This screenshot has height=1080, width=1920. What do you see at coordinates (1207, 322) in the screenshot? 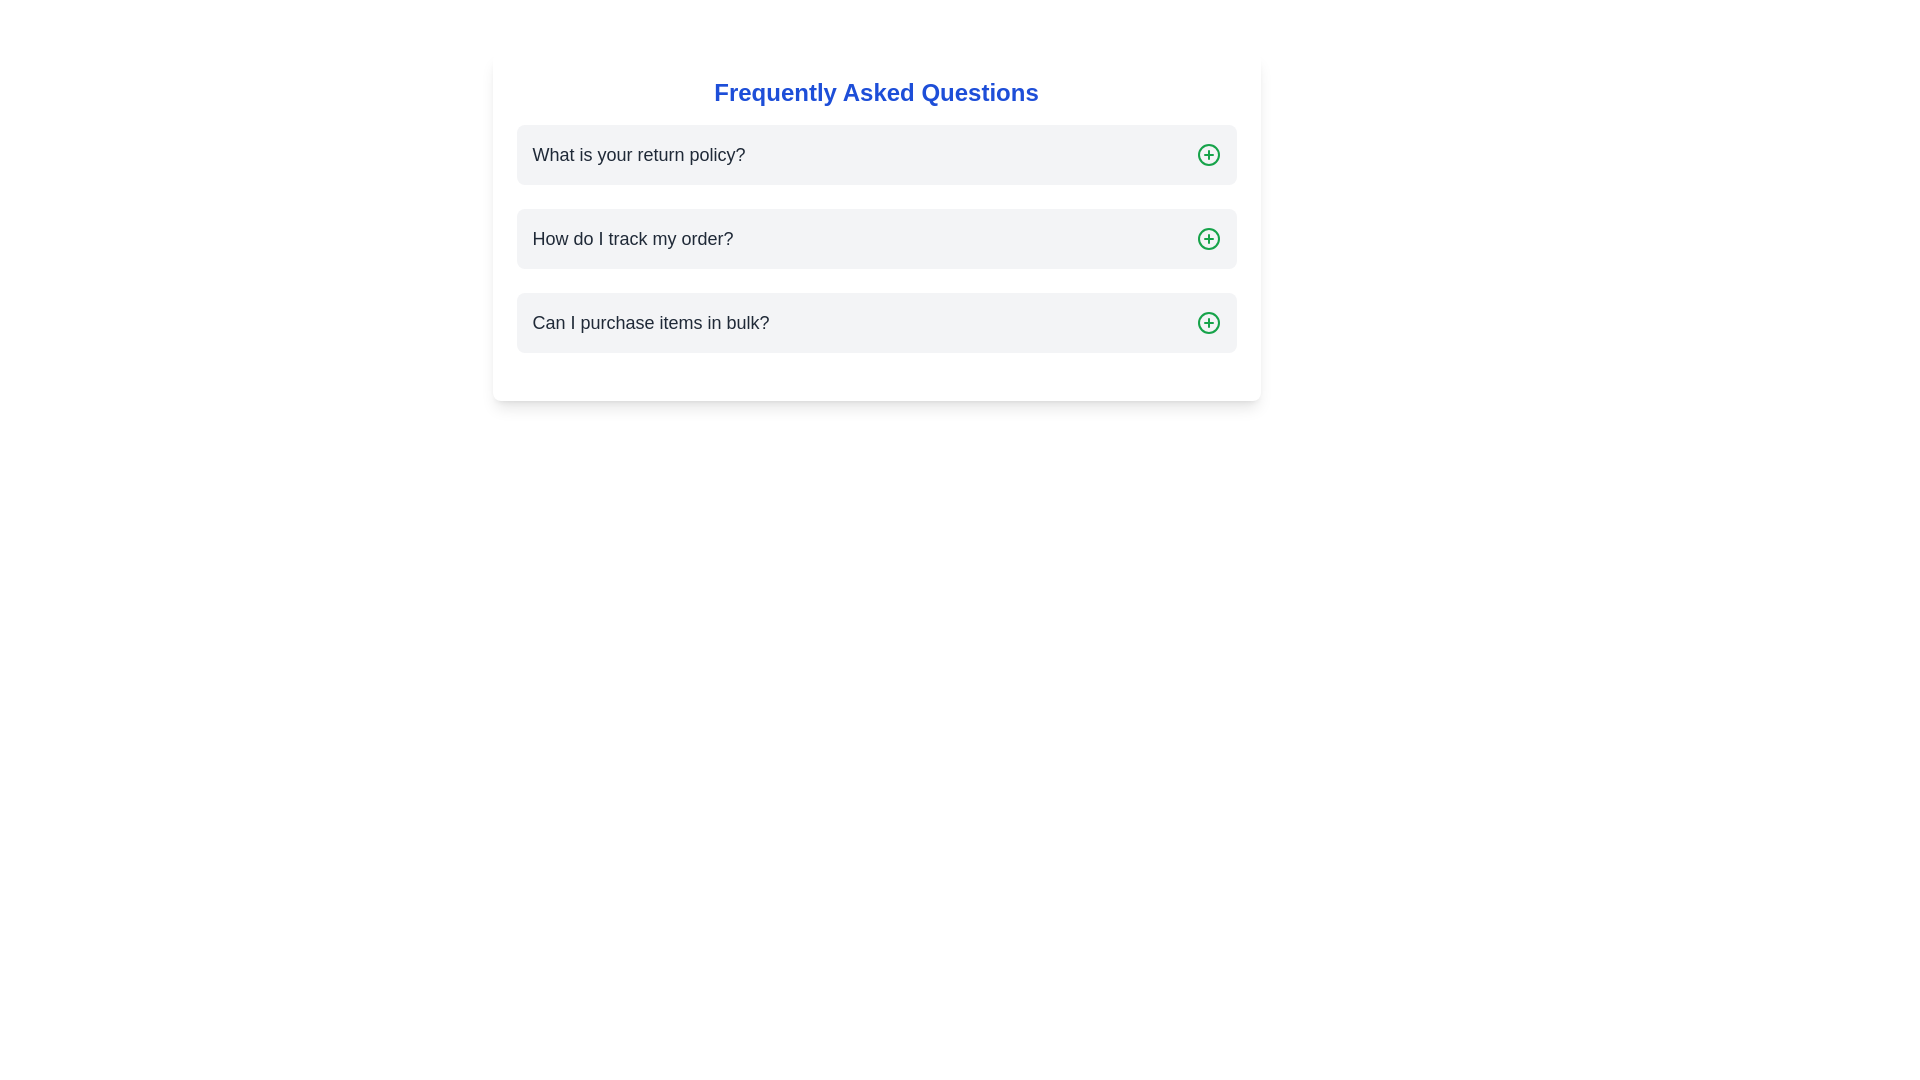
I see `the circular outline within the green plus sign icon at the right end of the 'Can I purchase items in bulk?' question in the FAQ section` at bounding box center [1207, 322].